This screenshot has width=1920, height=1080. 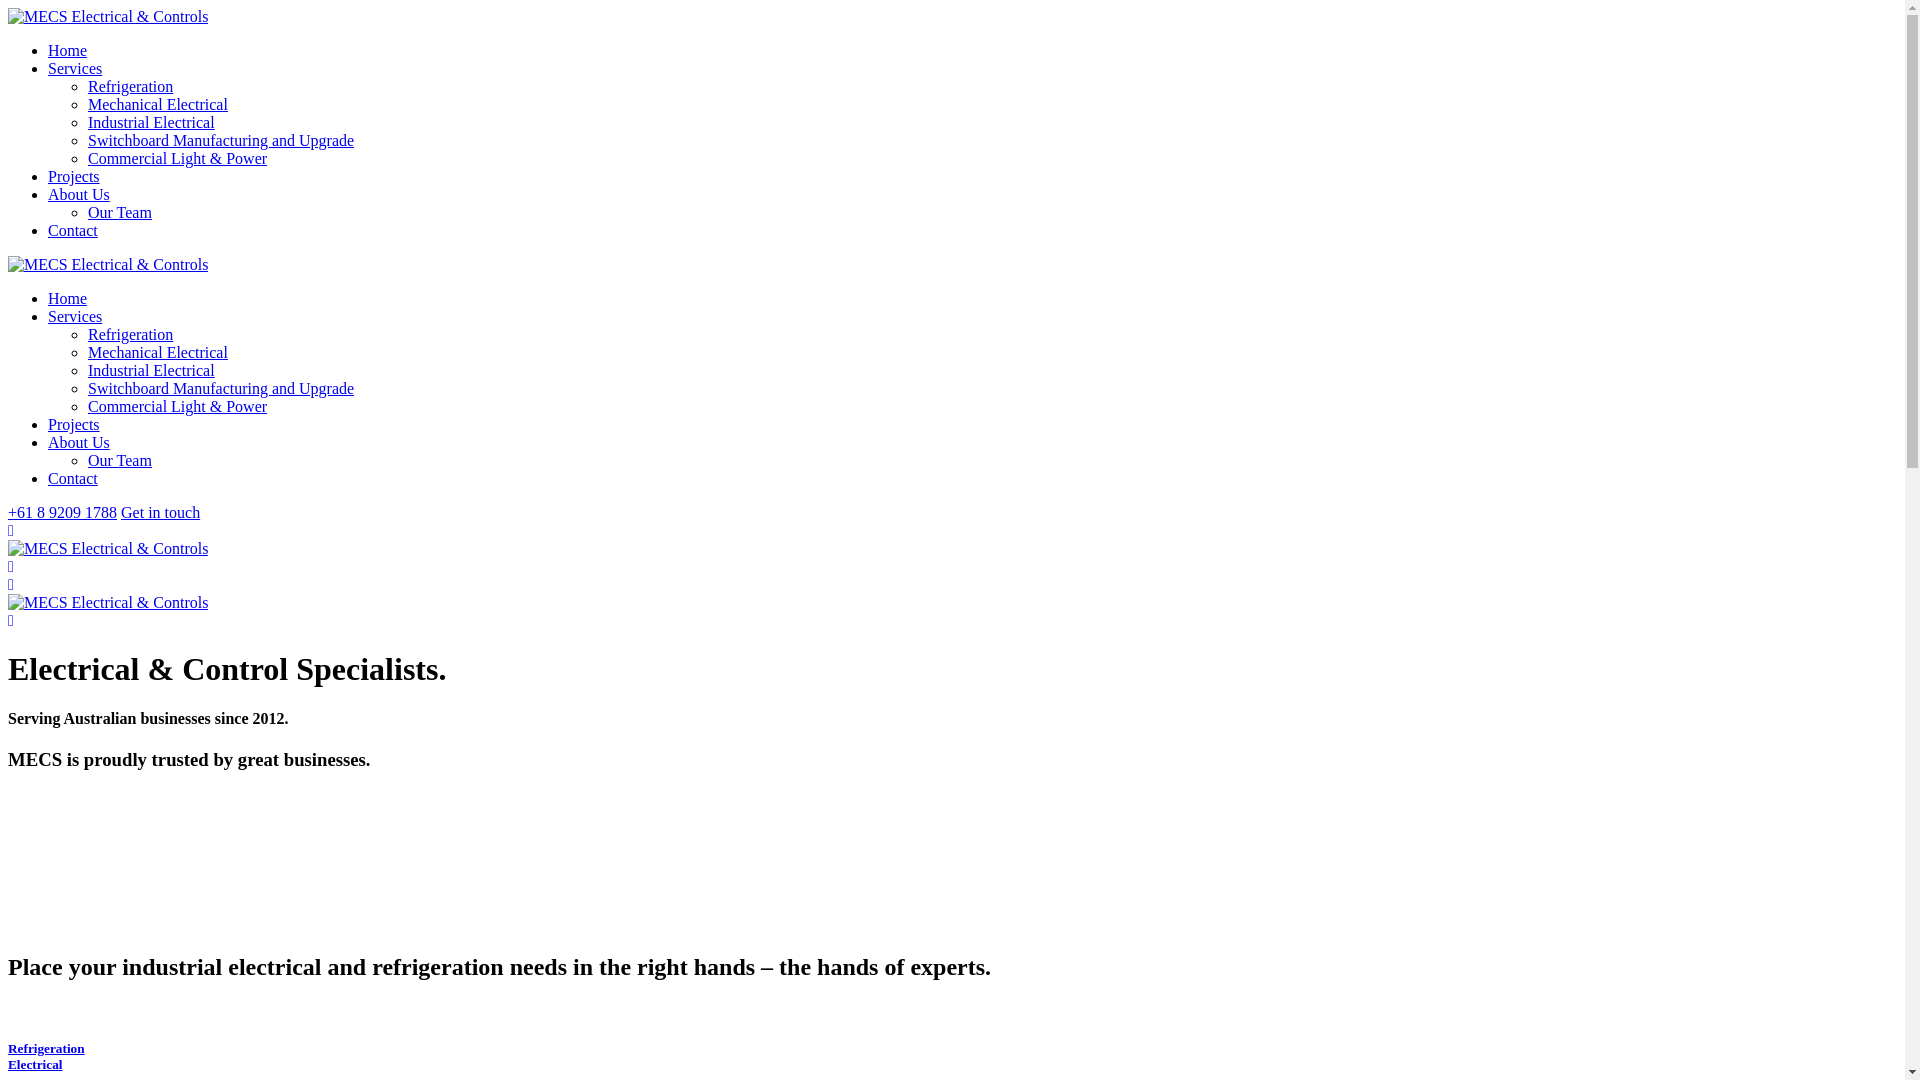 What do you see at coordinates (150, 122) in the screenshot?
I see `'Industrial Electrical'` at bounding box center [150, 122].